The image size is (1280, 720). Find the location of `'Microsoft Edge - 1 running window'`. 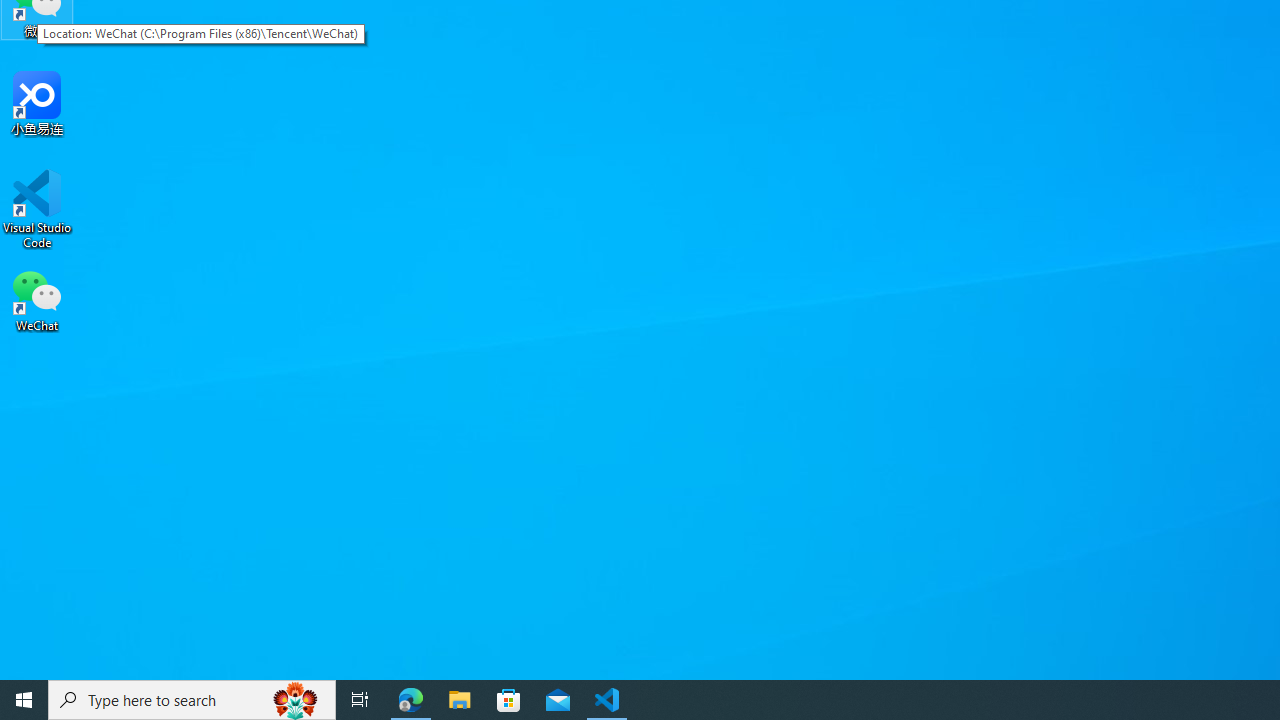

'Microsoft Edge - 1 running window' is located at coordinates (410, 698).